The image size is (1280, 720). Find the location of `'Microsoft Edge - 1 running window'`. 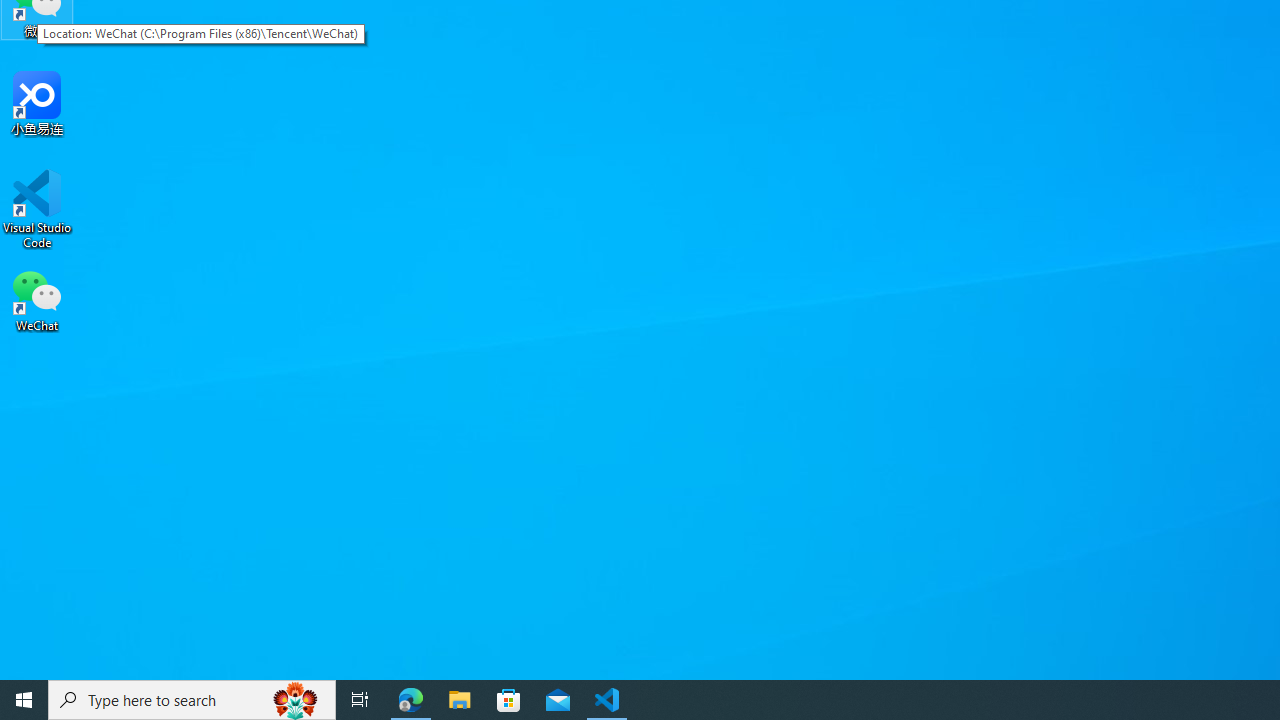

'Microsoft Edge - 1 running window' is located at coordinates (410, 698).